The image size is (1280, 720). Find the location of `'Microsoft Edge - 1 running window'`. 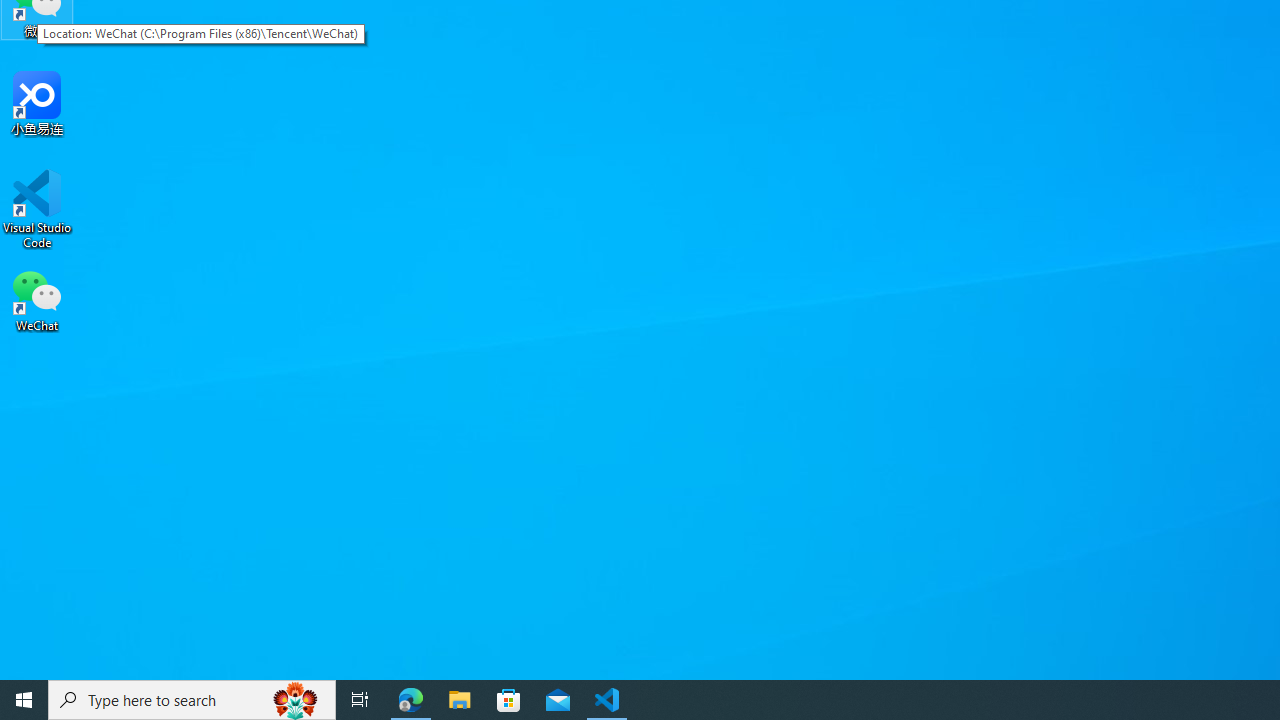

'Microsoft Edge - 1 running window' is located at coordinates (410, 698).